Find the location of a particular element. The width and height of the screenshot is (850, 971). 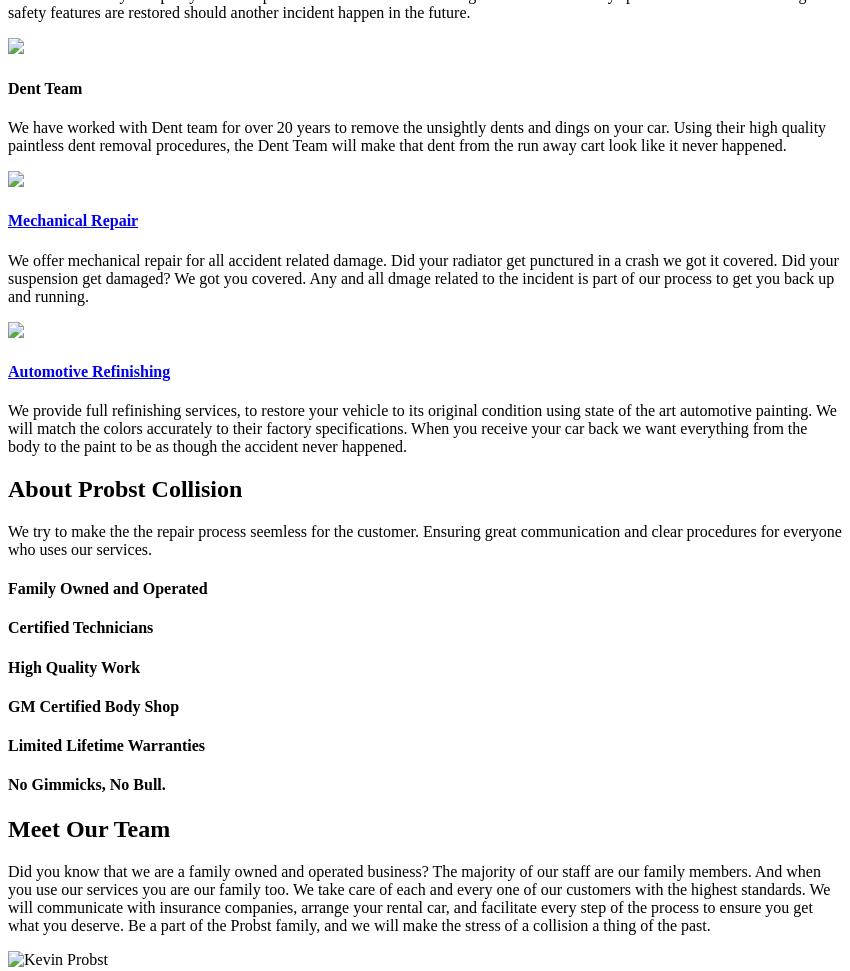

'High Quality Work' is located at coordinates (6, 666).